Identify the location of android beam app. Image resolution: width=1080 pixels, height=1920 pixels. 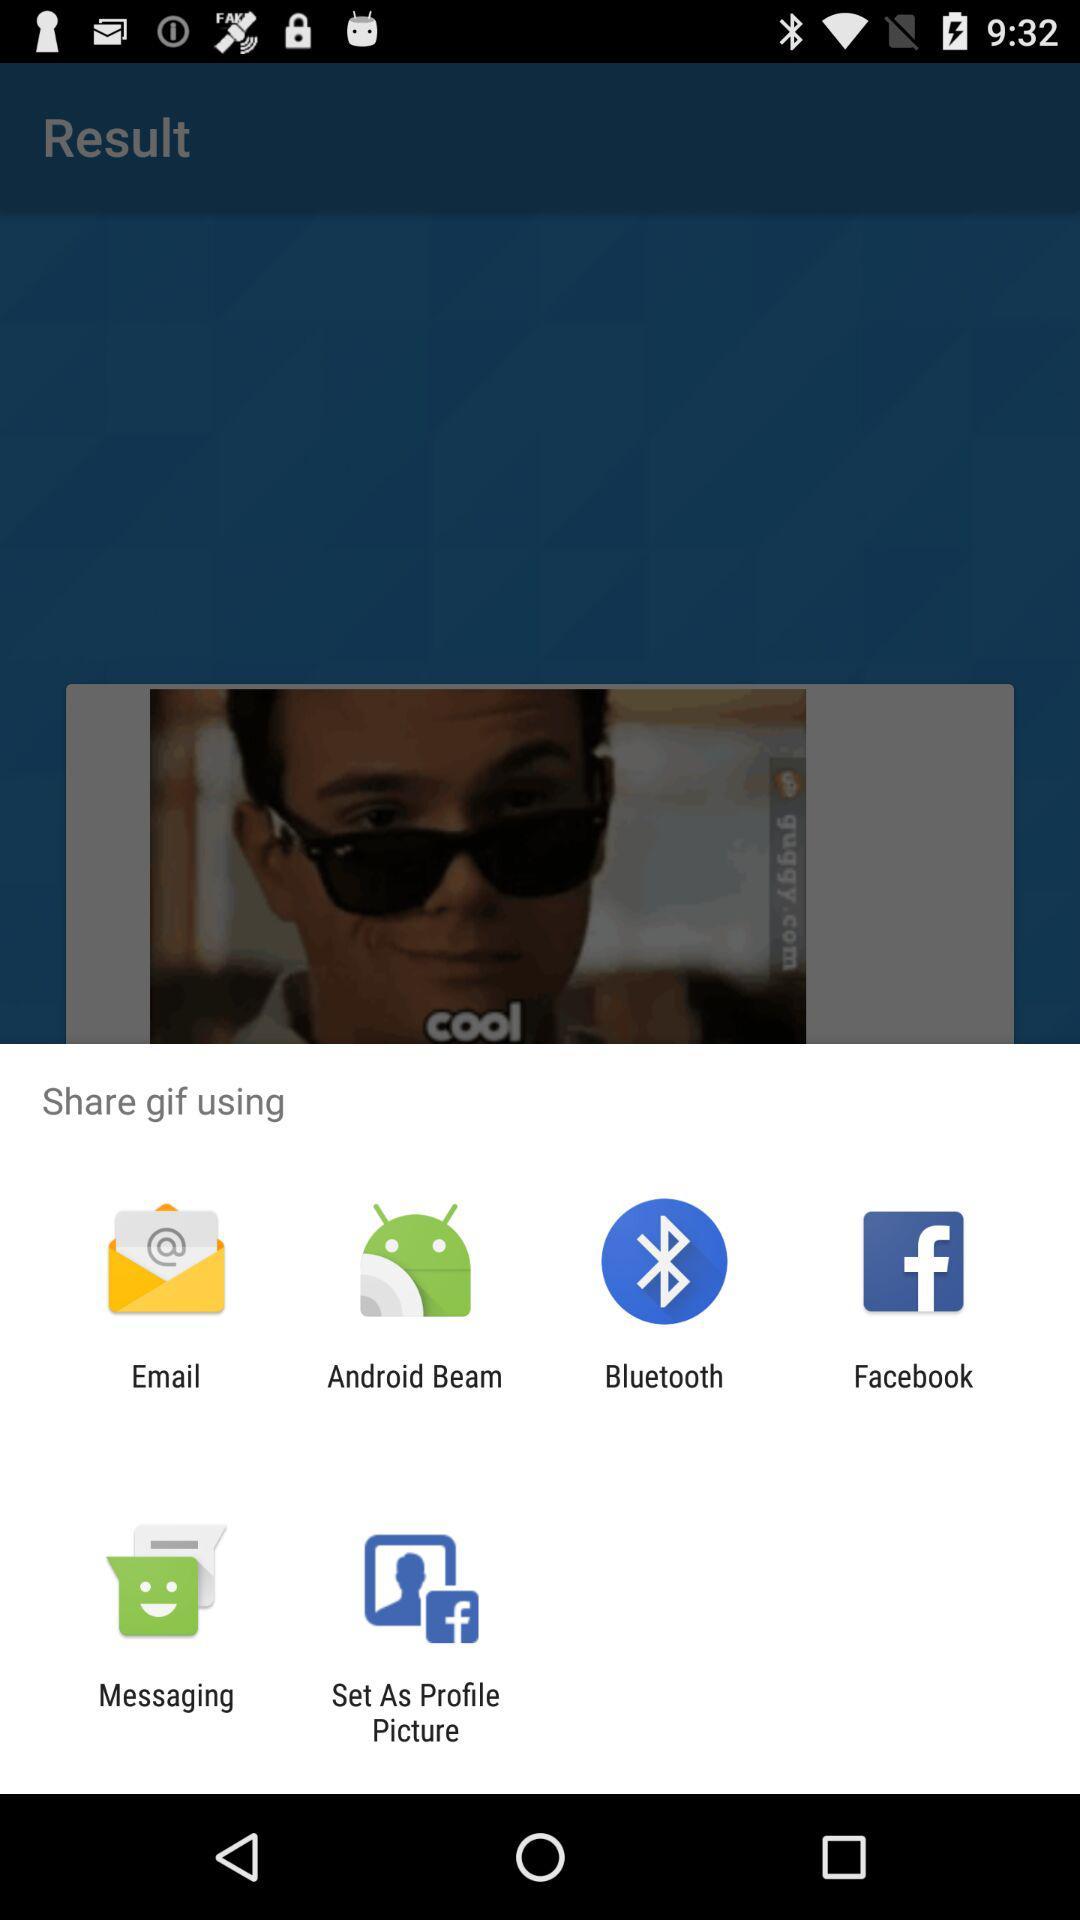
(414, 1392).